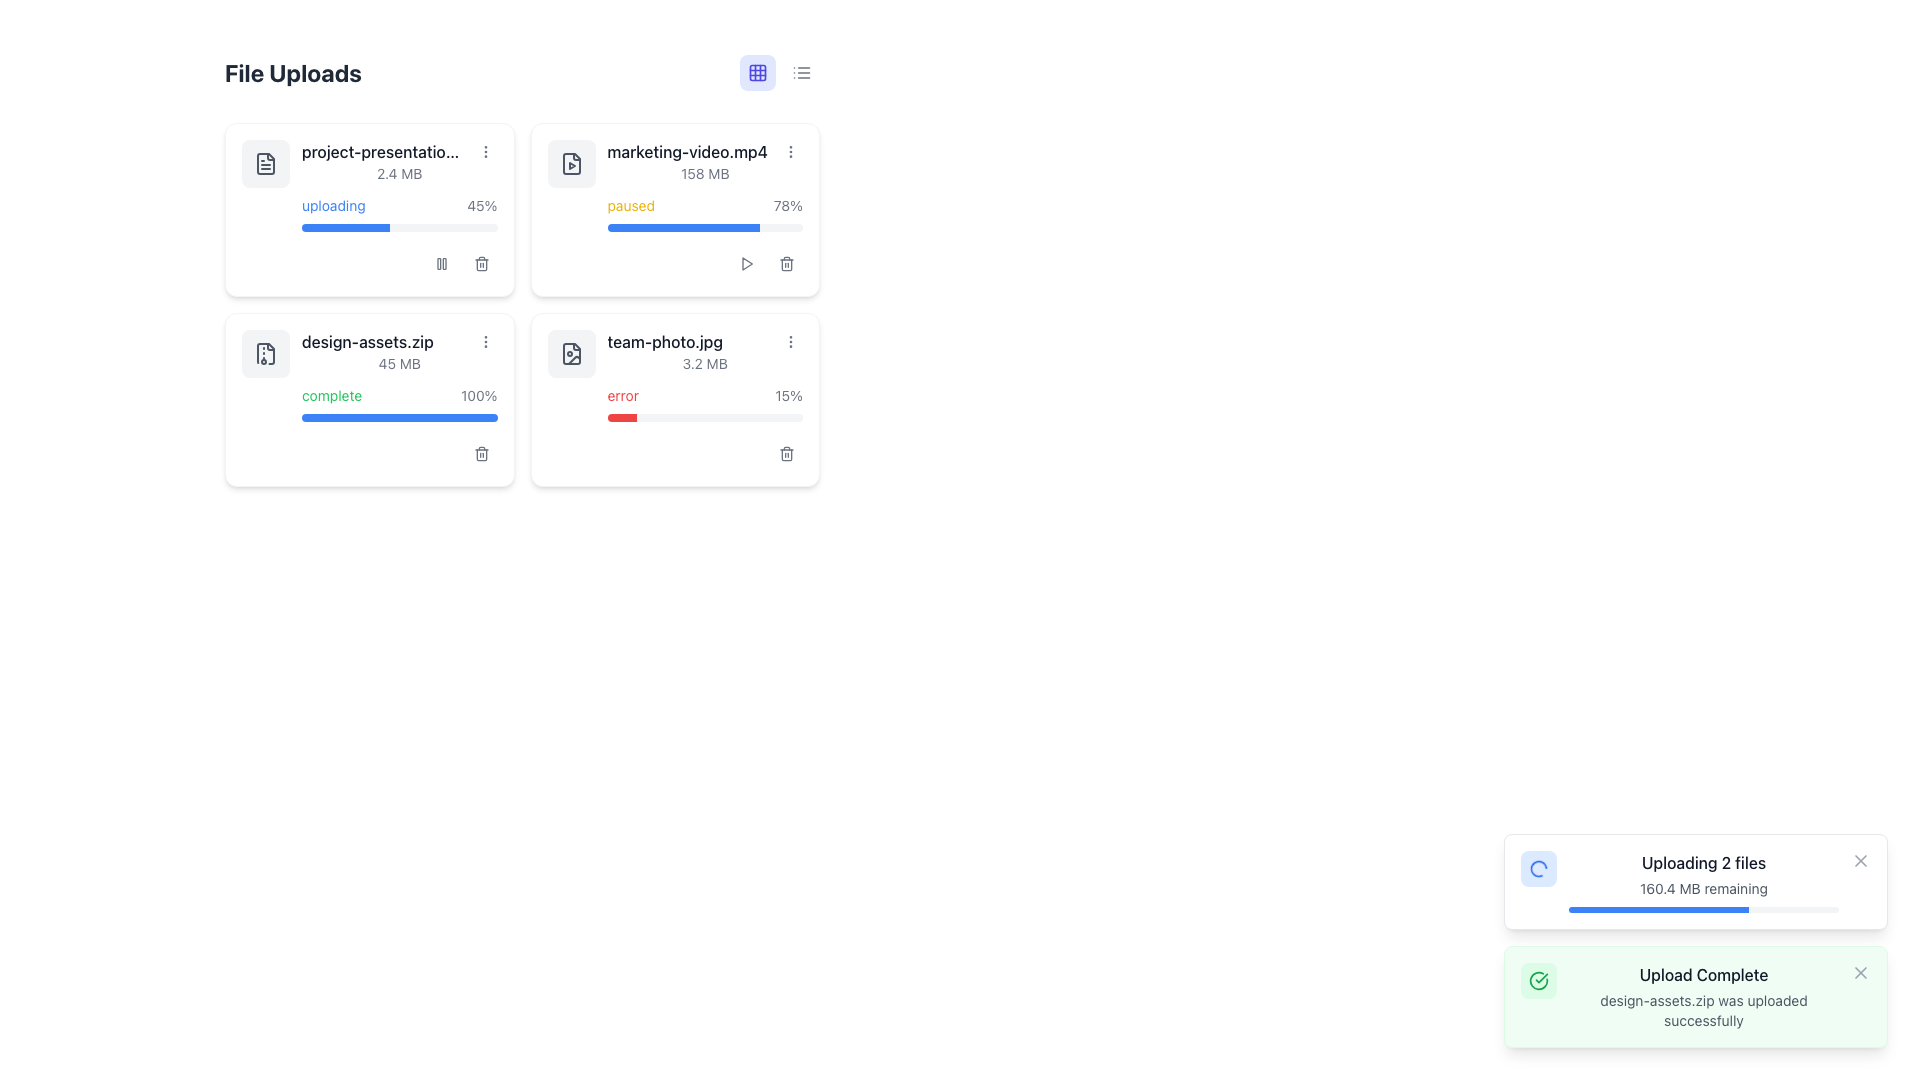 Image resolution: width=1920 pixels, height=1080 pixels. Describe the element at coordinates (1703, 1010) in the screenshot. I see `message displayed in the text label that confirms the successful upload of 'design-assets.zip'` at that location.